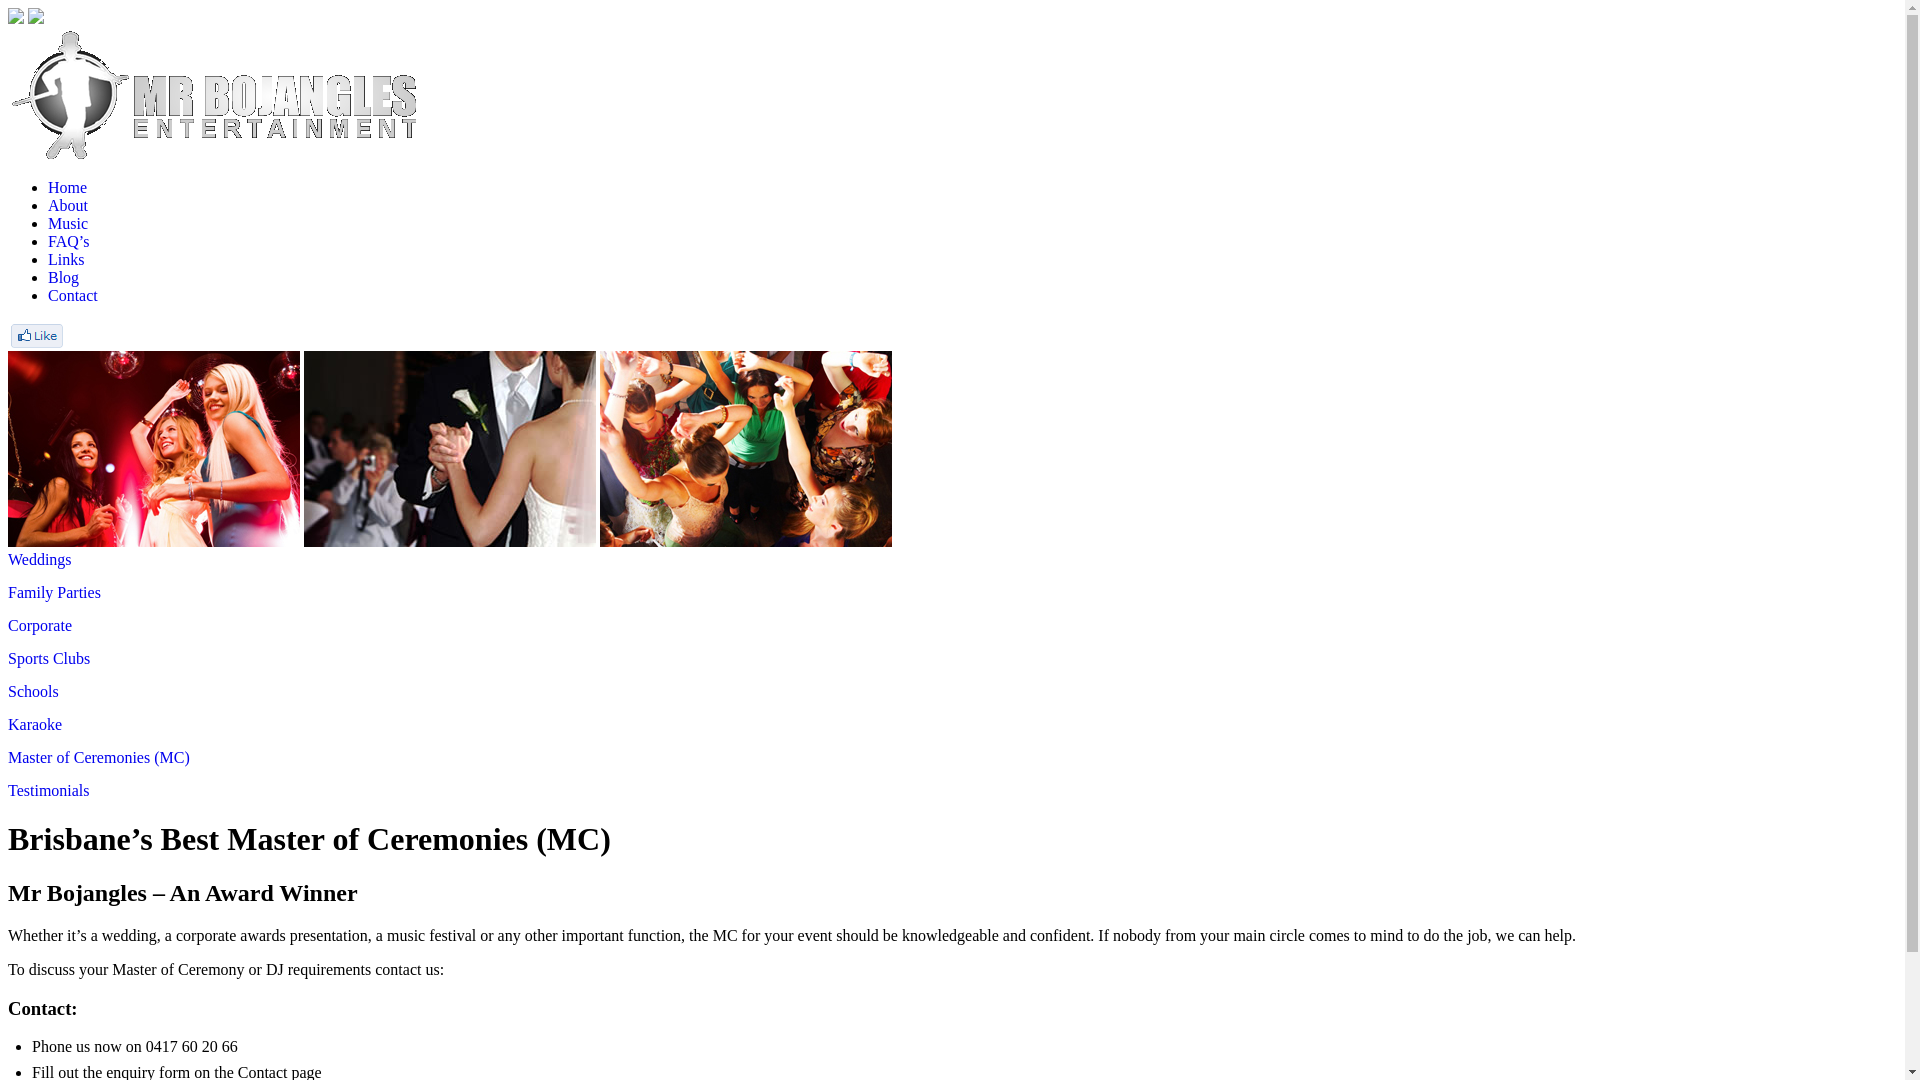 Image resolution: width=1920 pixels, height=1080 pixels. I want to click on 'Sports Clubs', so click(48, 658).